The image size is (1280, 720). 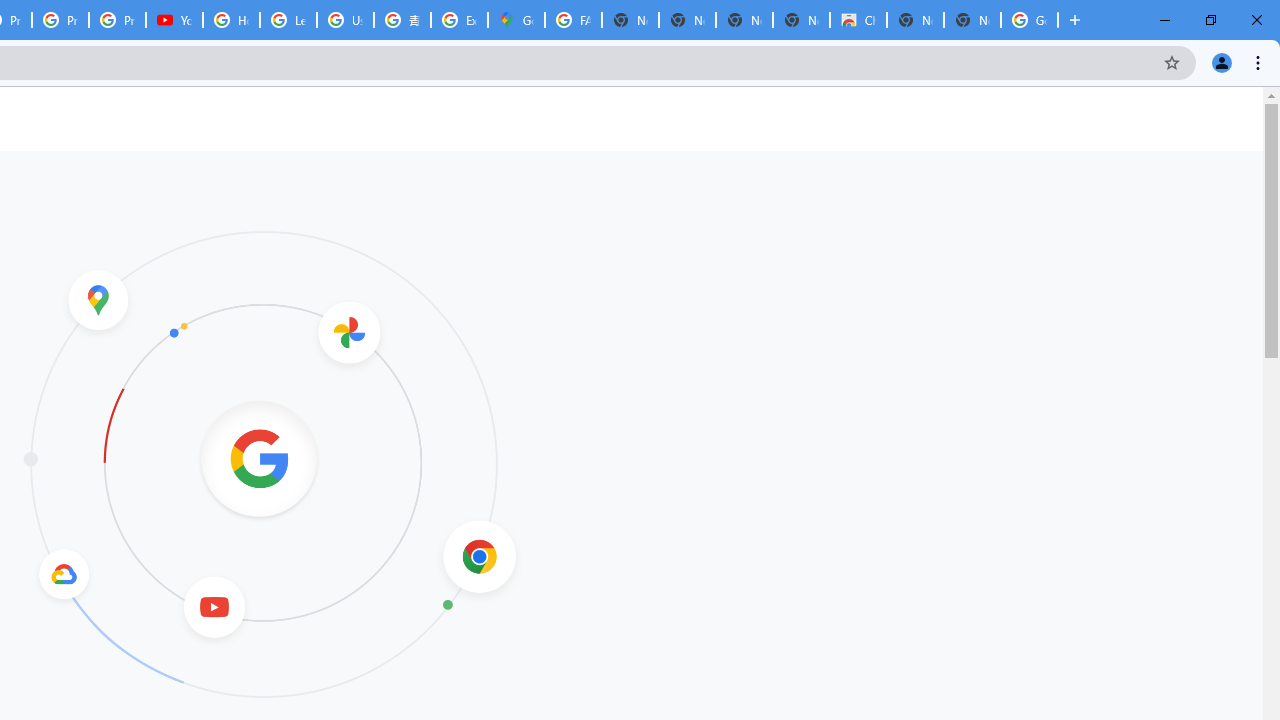 I want to click on 'Explore new street-level details - Google Maps Help', so click(x=458, y=20).